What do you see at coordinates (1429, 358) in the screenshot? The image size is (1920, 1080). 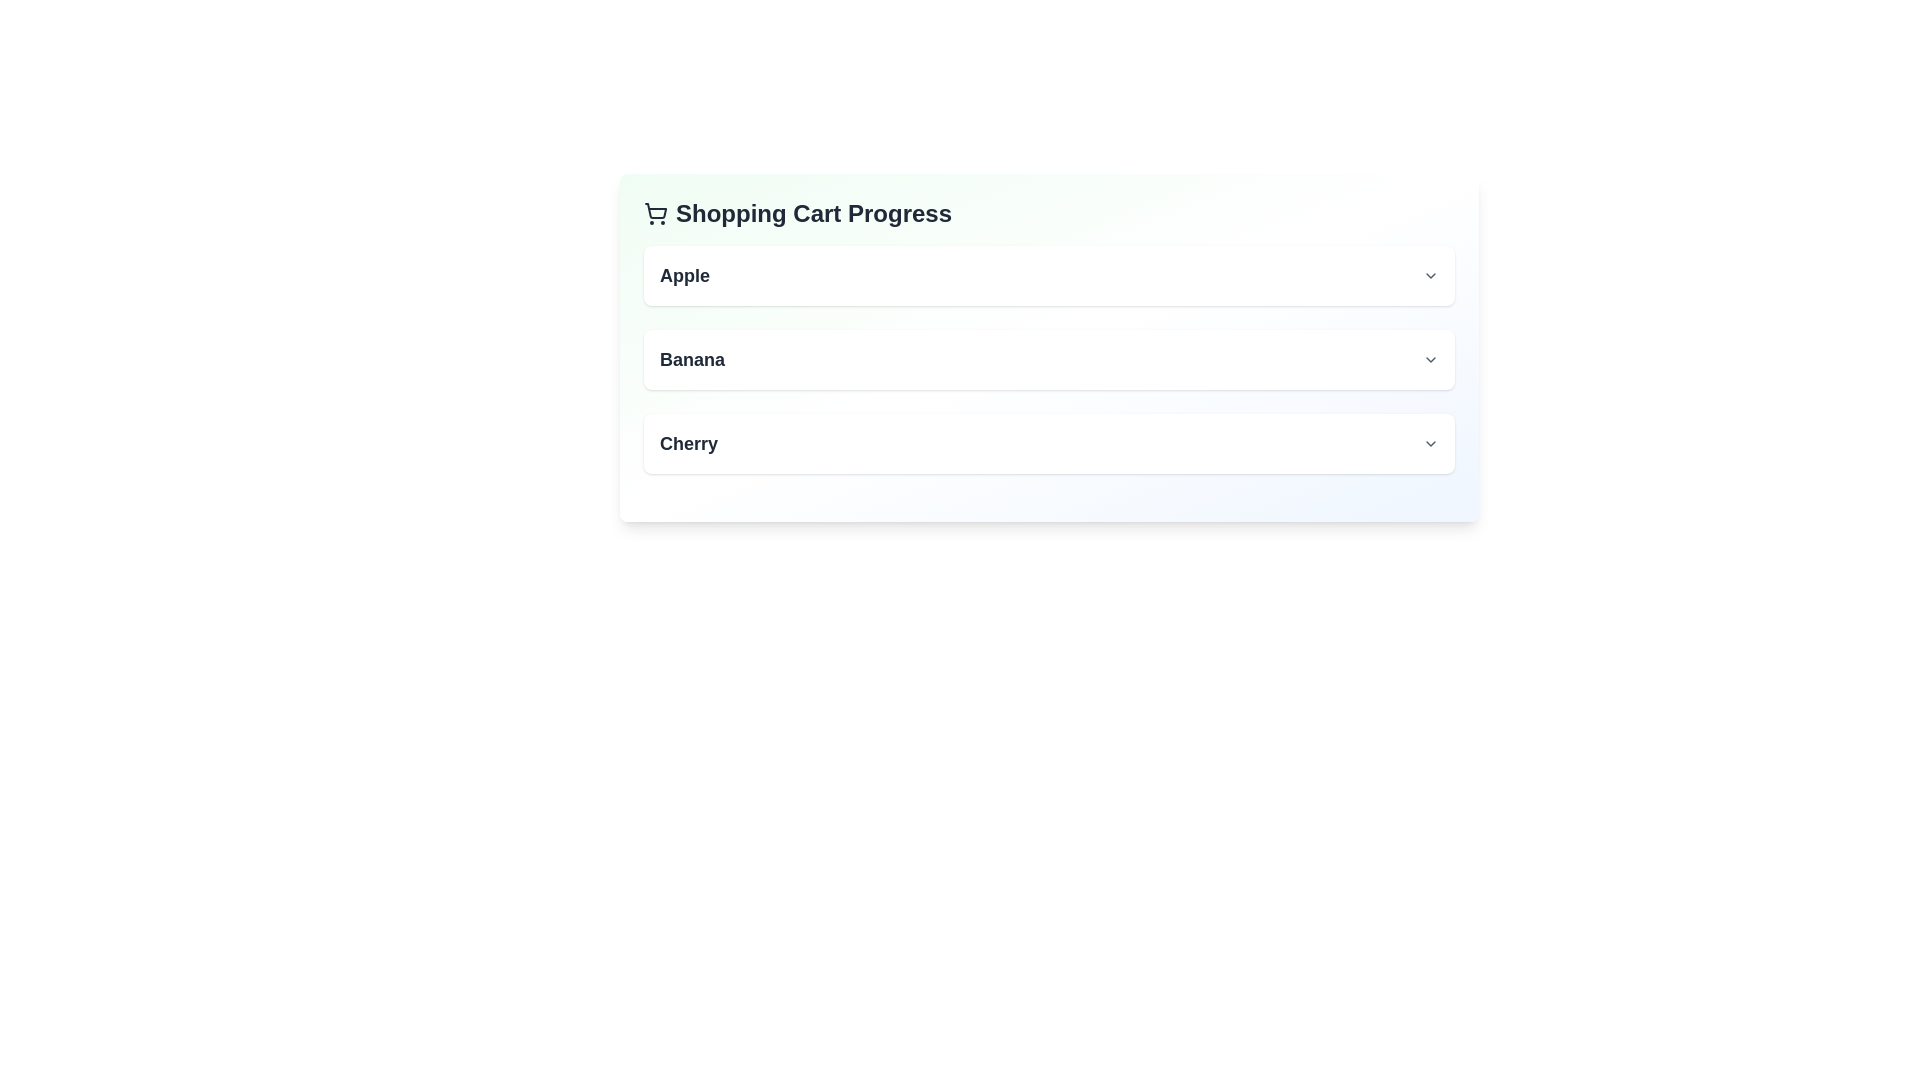 I see `the chevron button` at bounding box center [1429, 358].